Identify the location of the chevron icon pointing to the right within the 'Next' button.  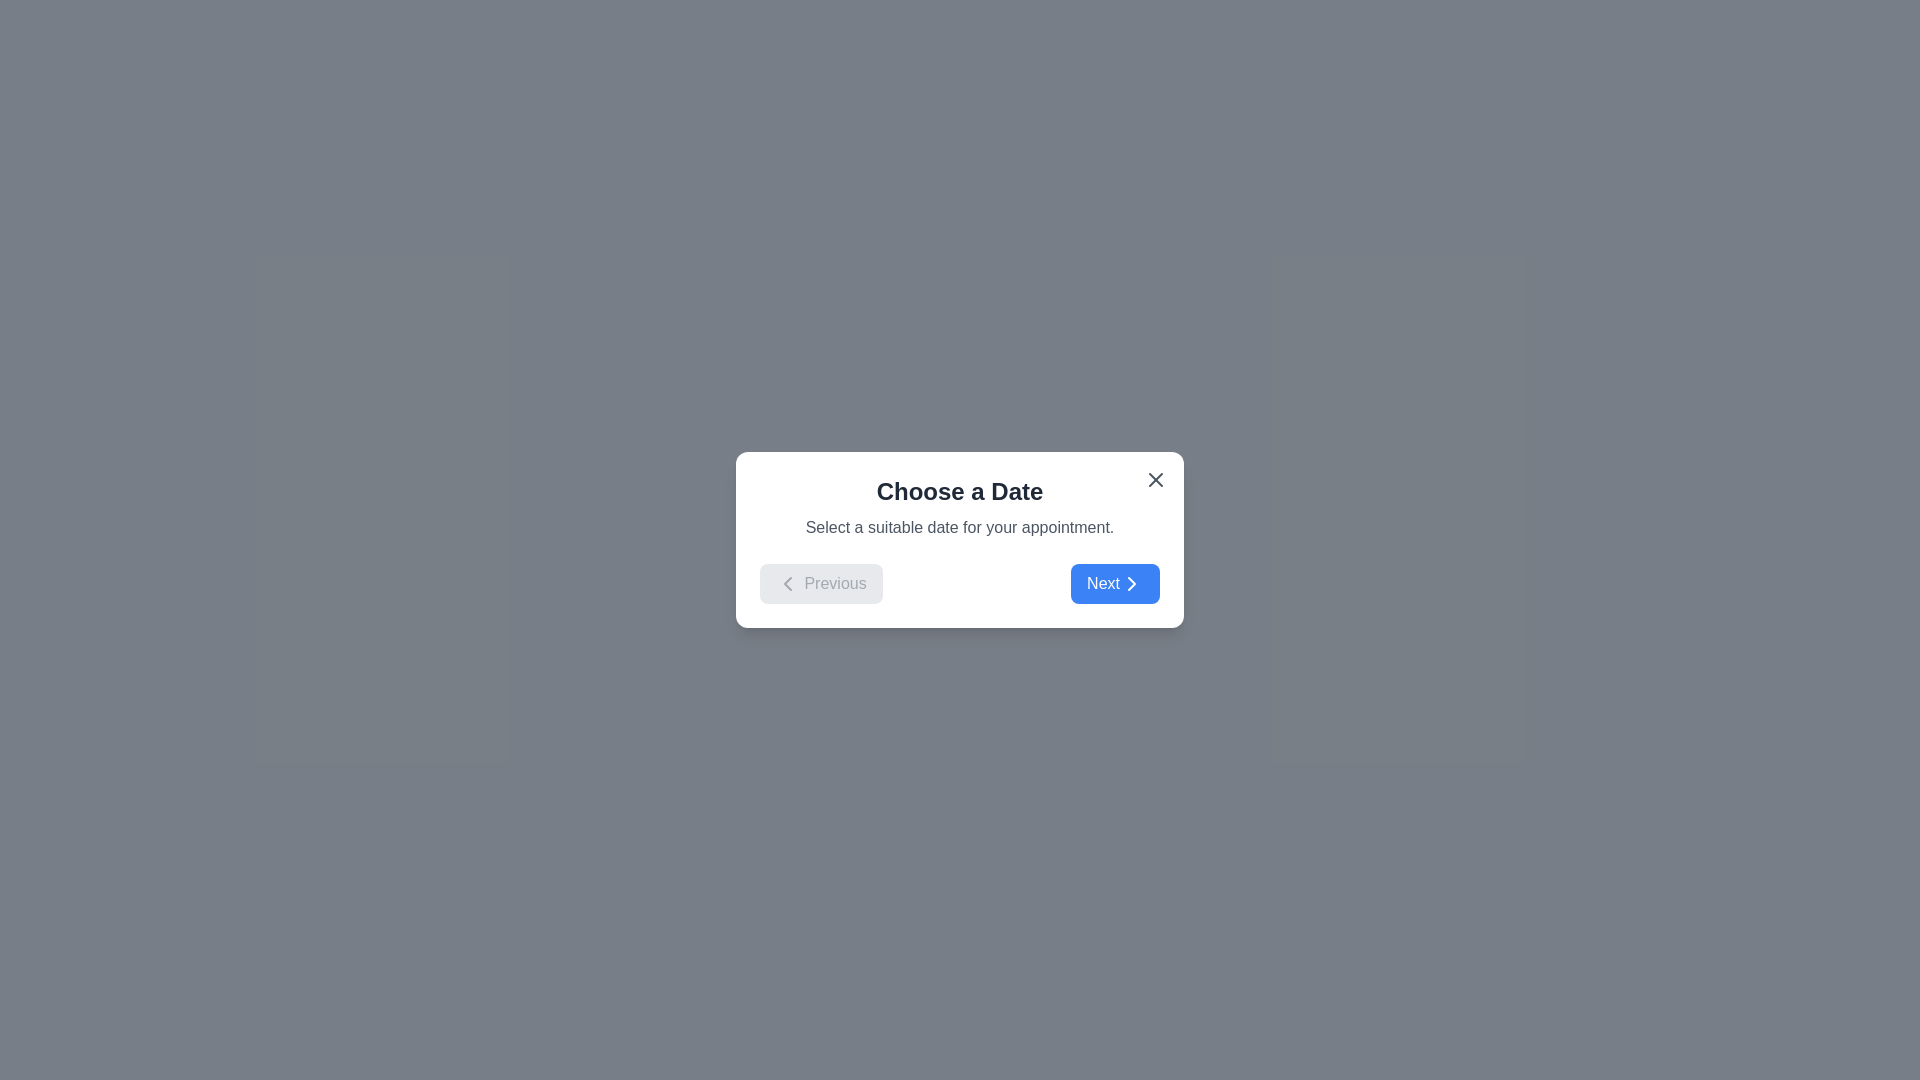
(1132, 583).